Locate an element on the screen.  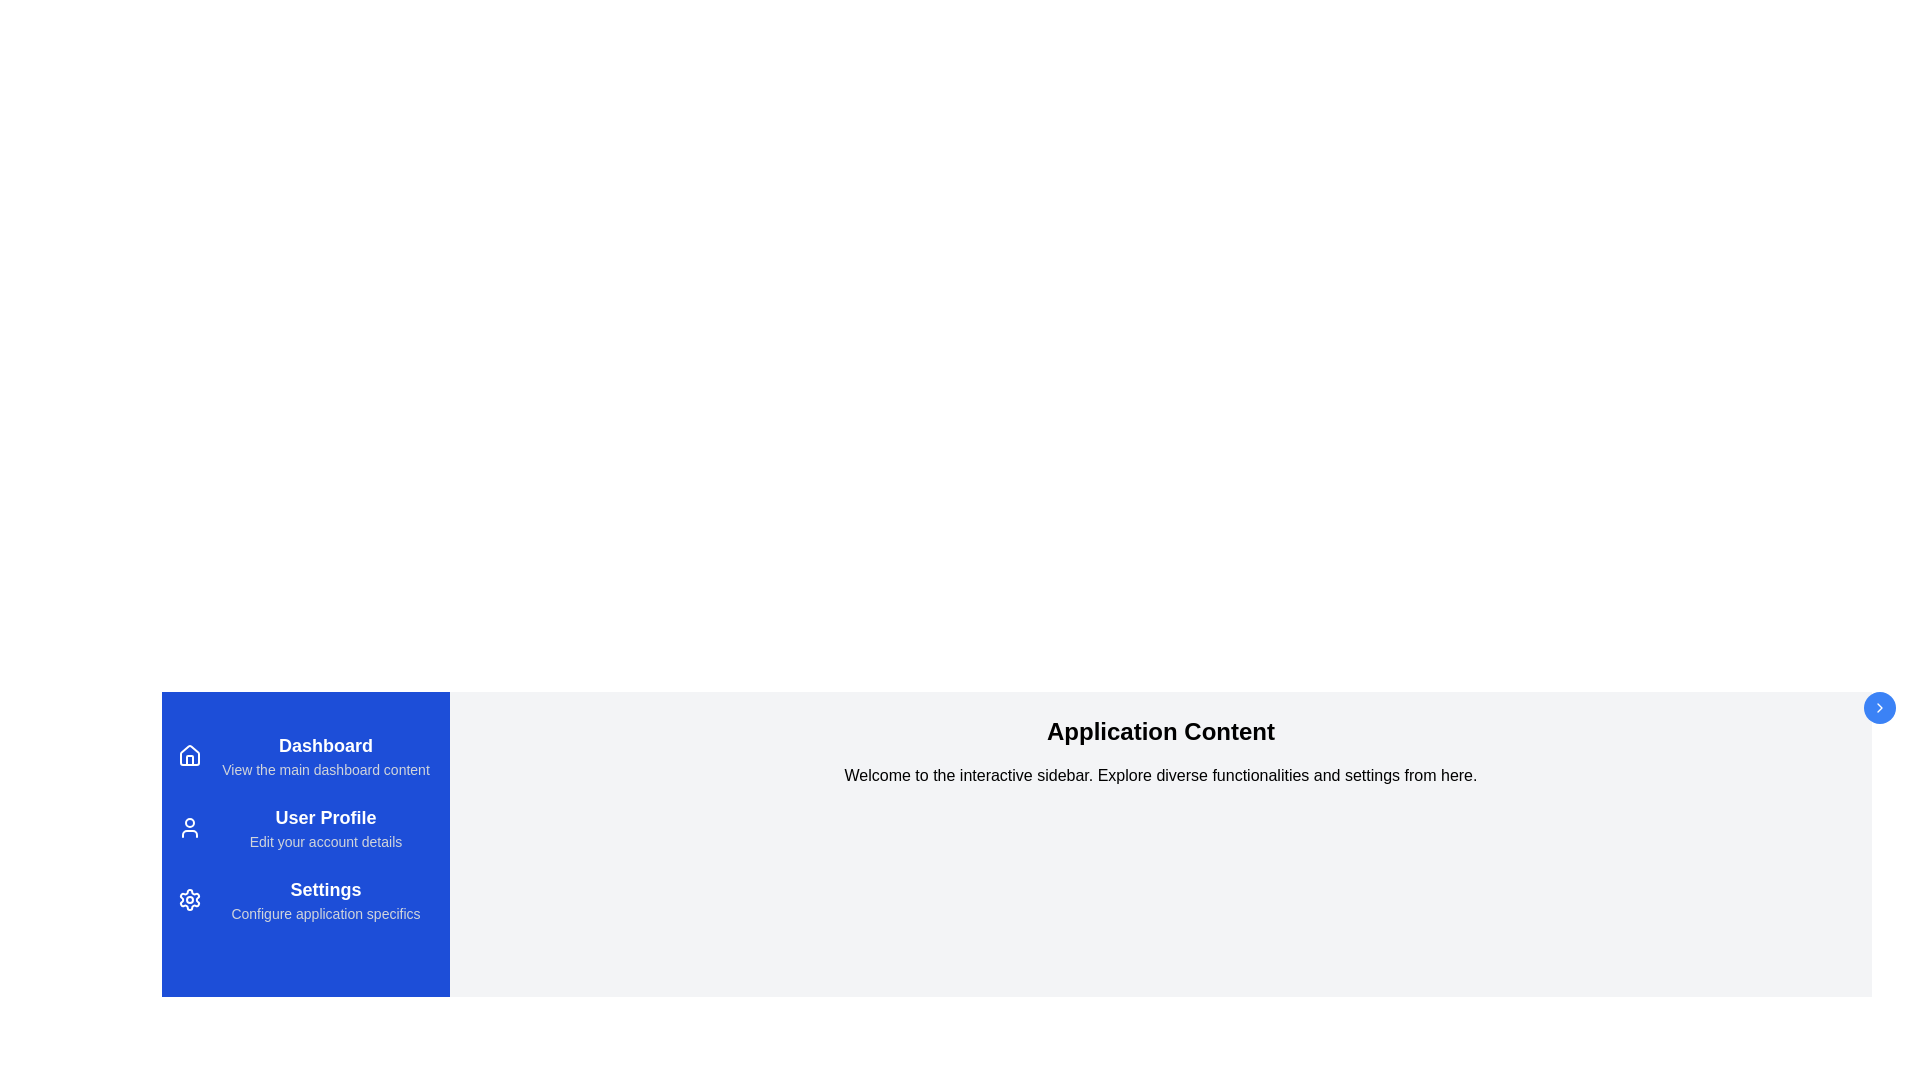
the description of the Settings menu item is located at coordinates (326, 889).